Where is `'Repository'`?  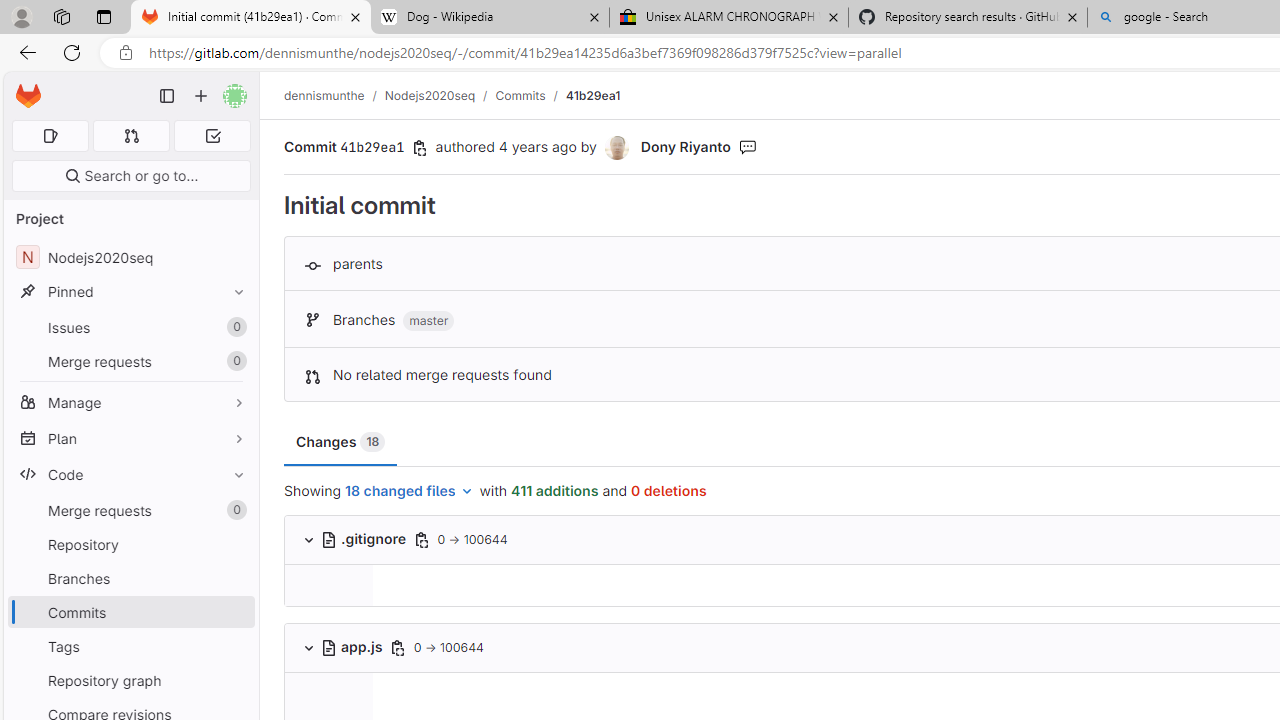 'Repository' is located at coordinates (130, 544).